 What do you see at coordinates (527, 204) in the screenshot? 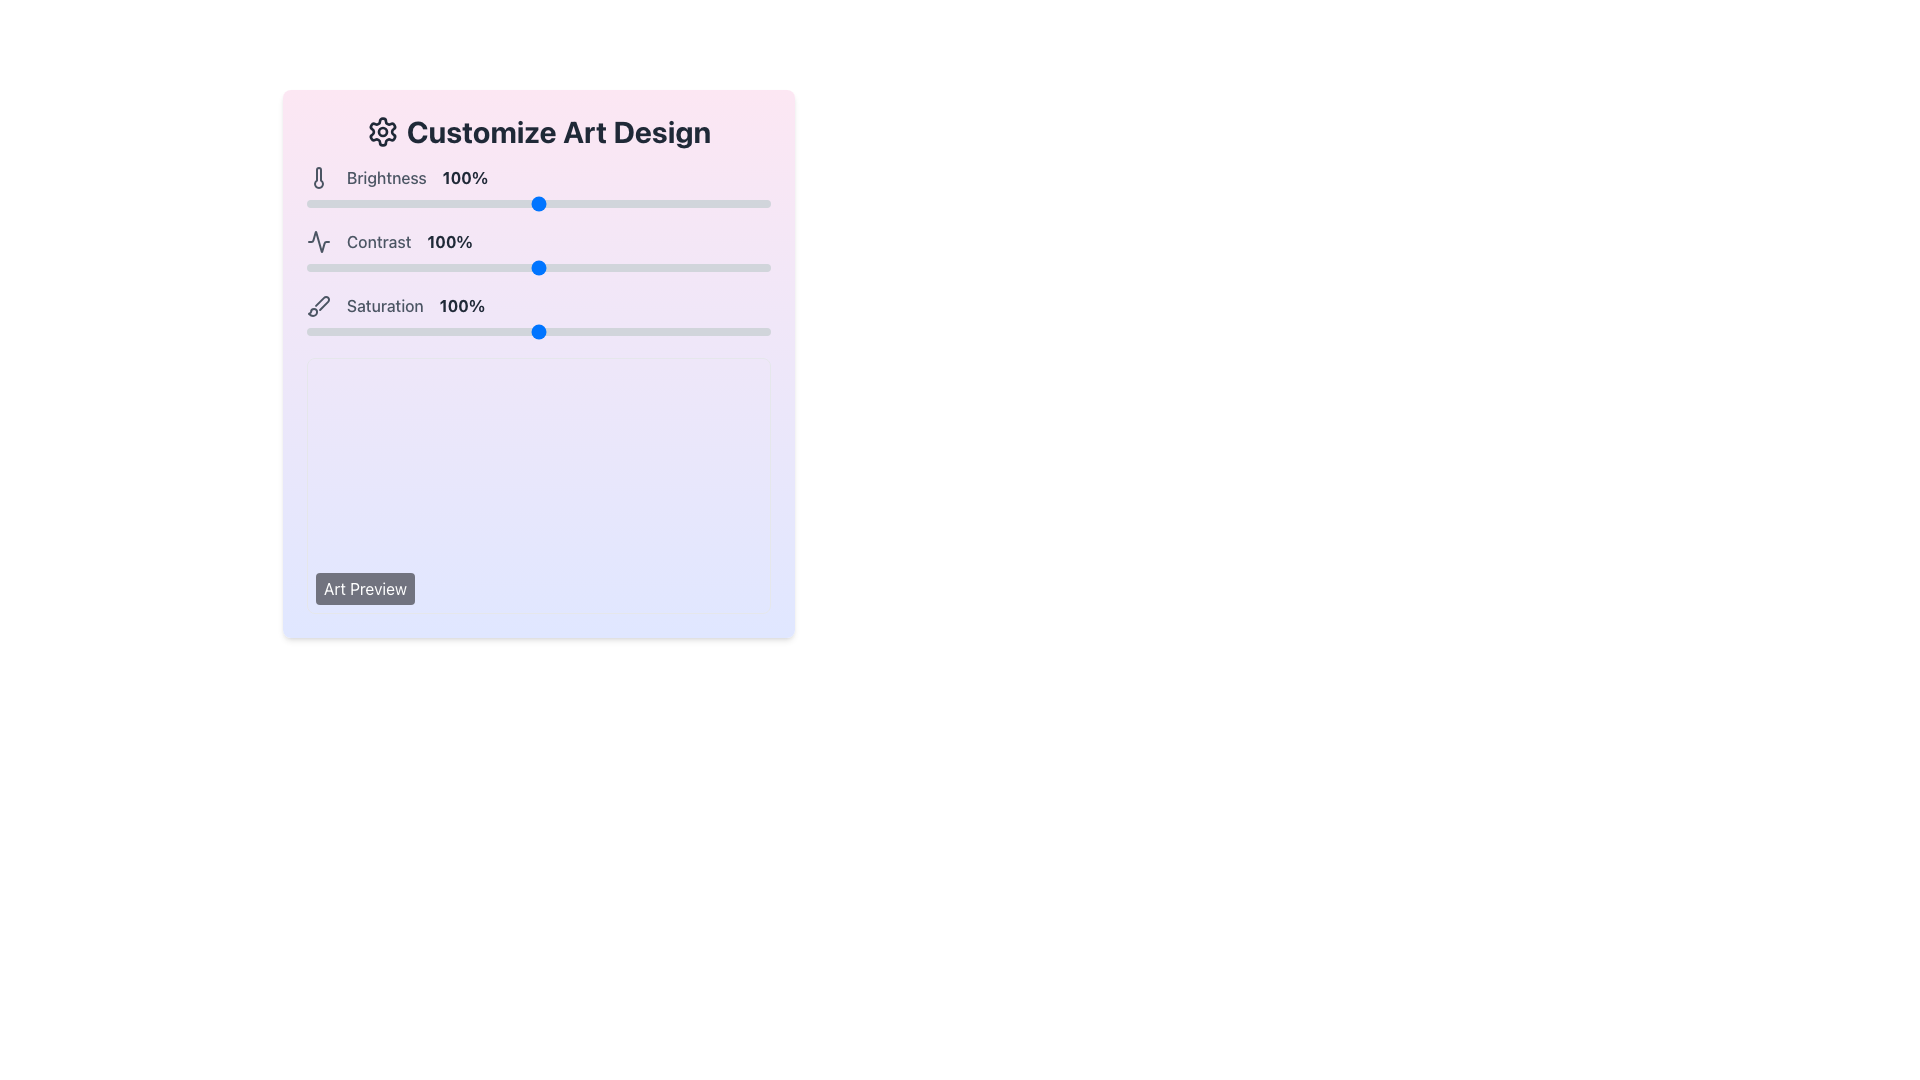
I see `brightness` at bounding box center [527, 204].